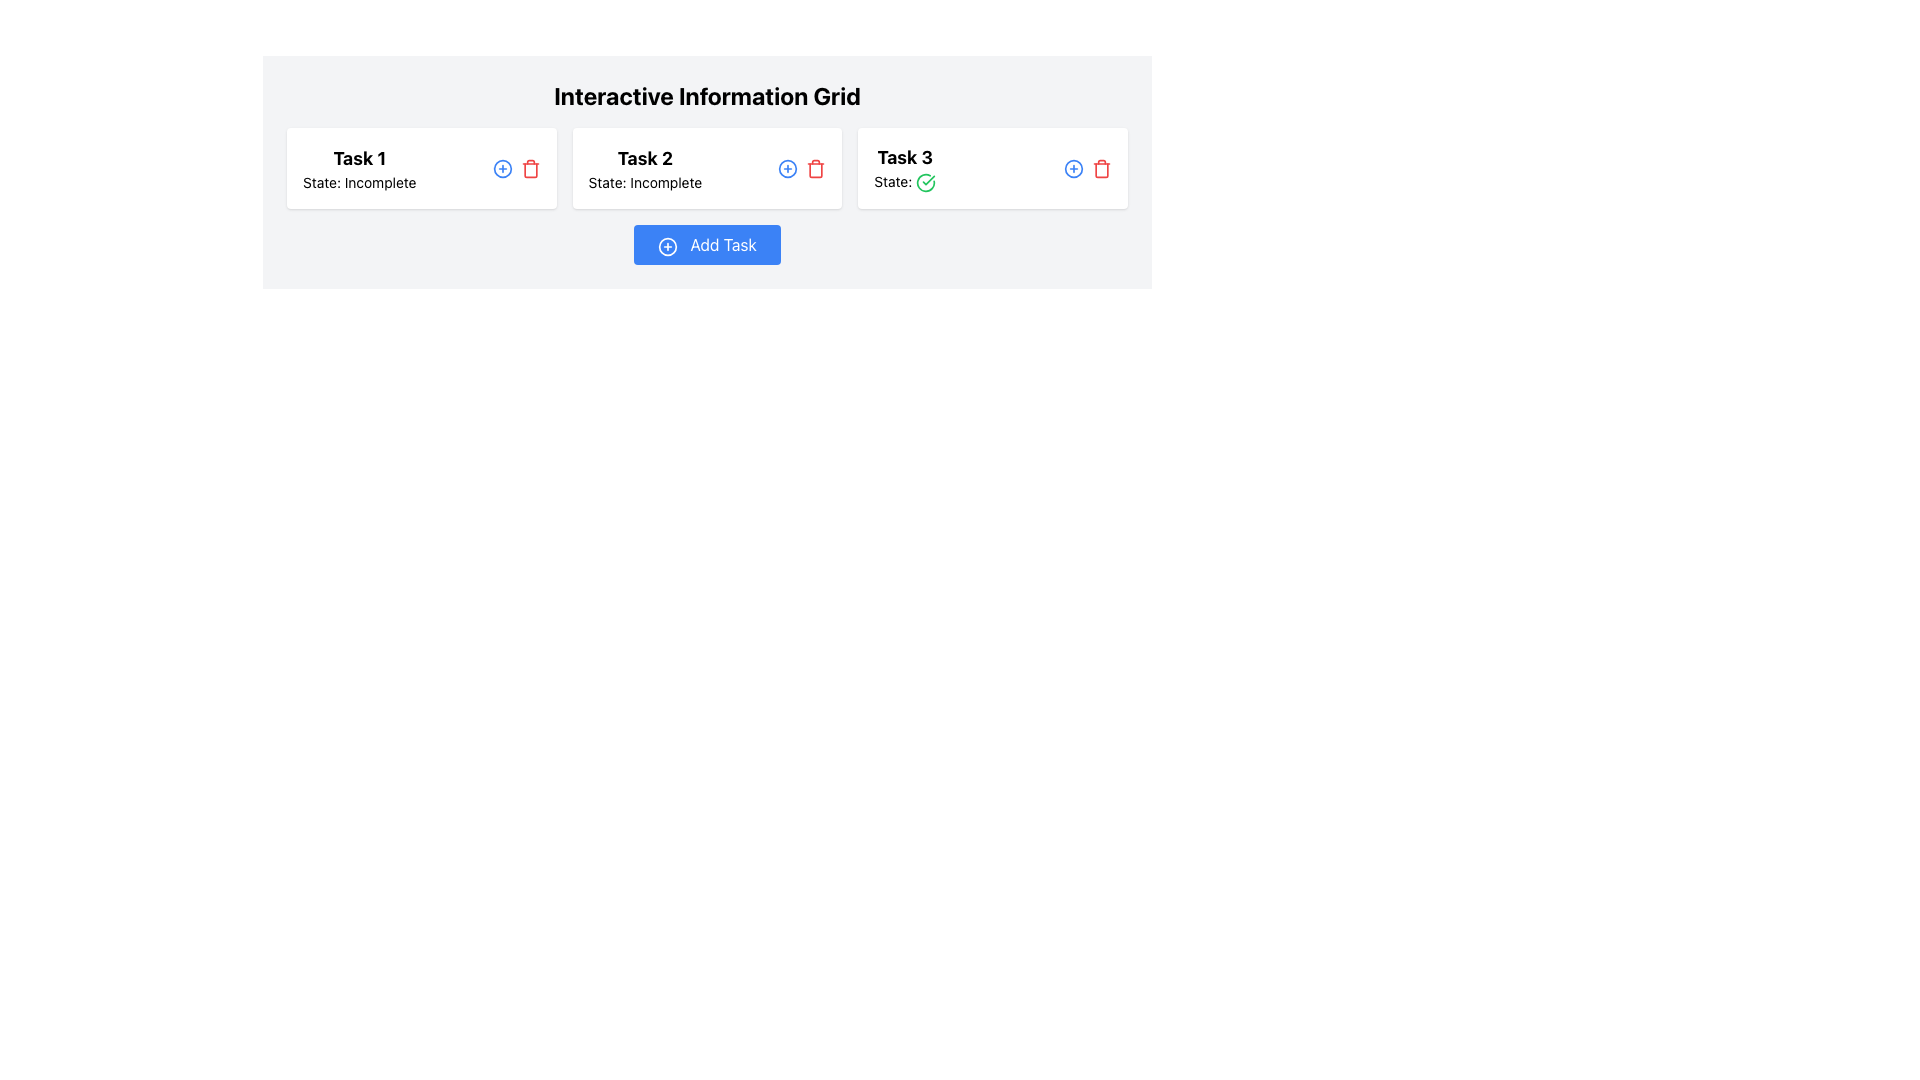  I want to click on the text label component that indicates 'Task 3', located in the top-right segment of the task grid, so click(904, 157).